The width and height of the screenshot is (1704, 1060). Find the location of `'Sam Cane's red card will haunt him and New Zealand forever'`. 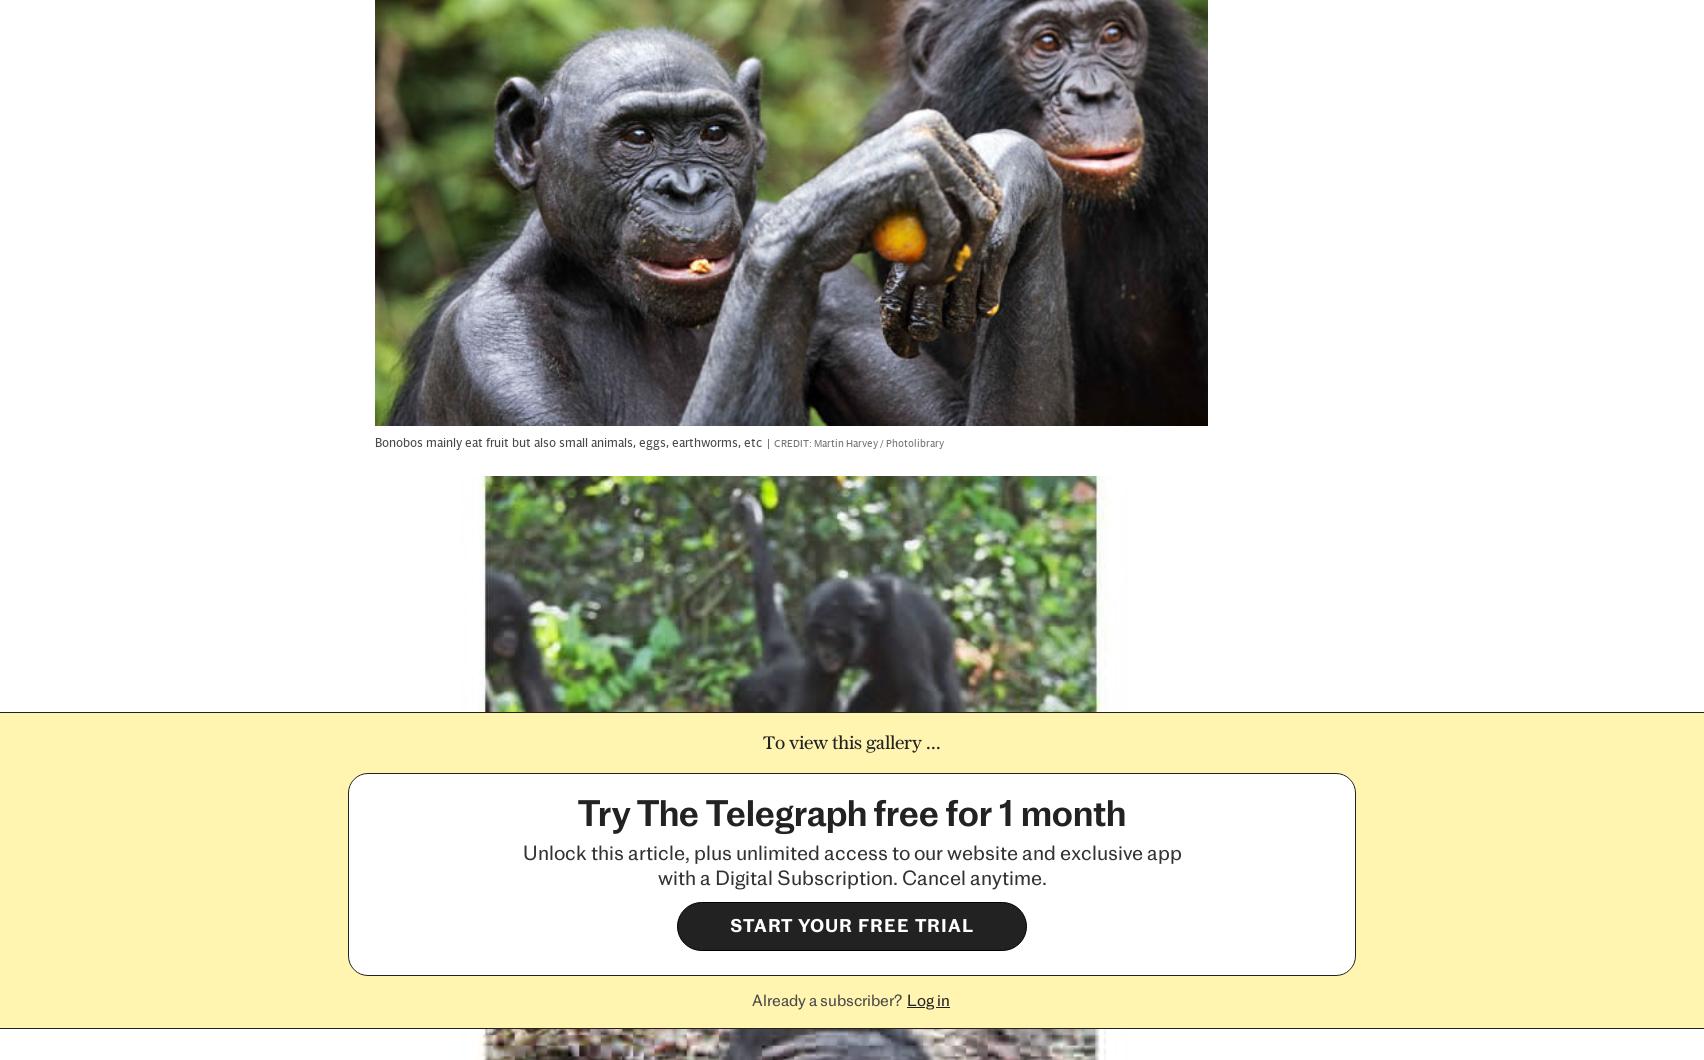

'Sam Cane's red card will haunt him and New Zealand forever' is located at coordinates (1451, 578).